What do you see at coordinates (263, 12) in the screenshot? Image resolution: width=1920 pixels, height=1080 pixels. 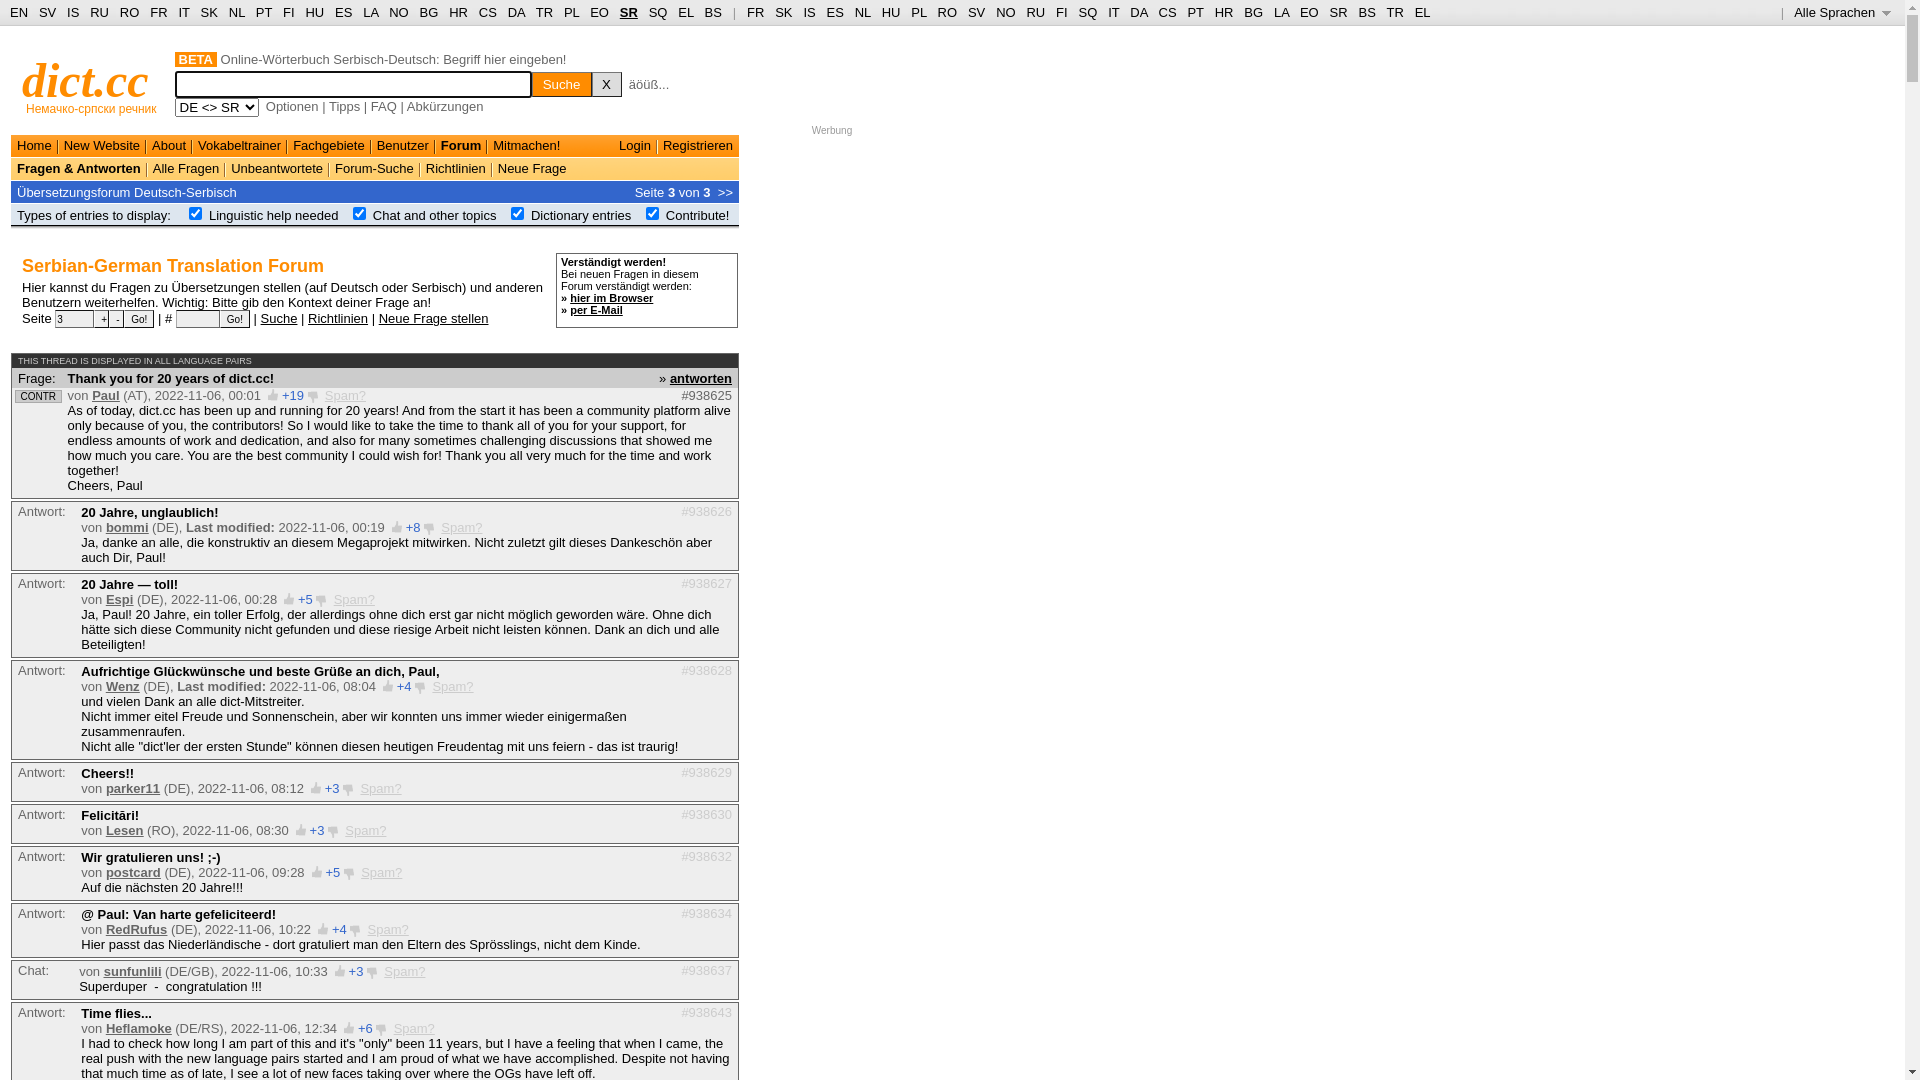 I see `'PT'` at bounding box center [263, 12].